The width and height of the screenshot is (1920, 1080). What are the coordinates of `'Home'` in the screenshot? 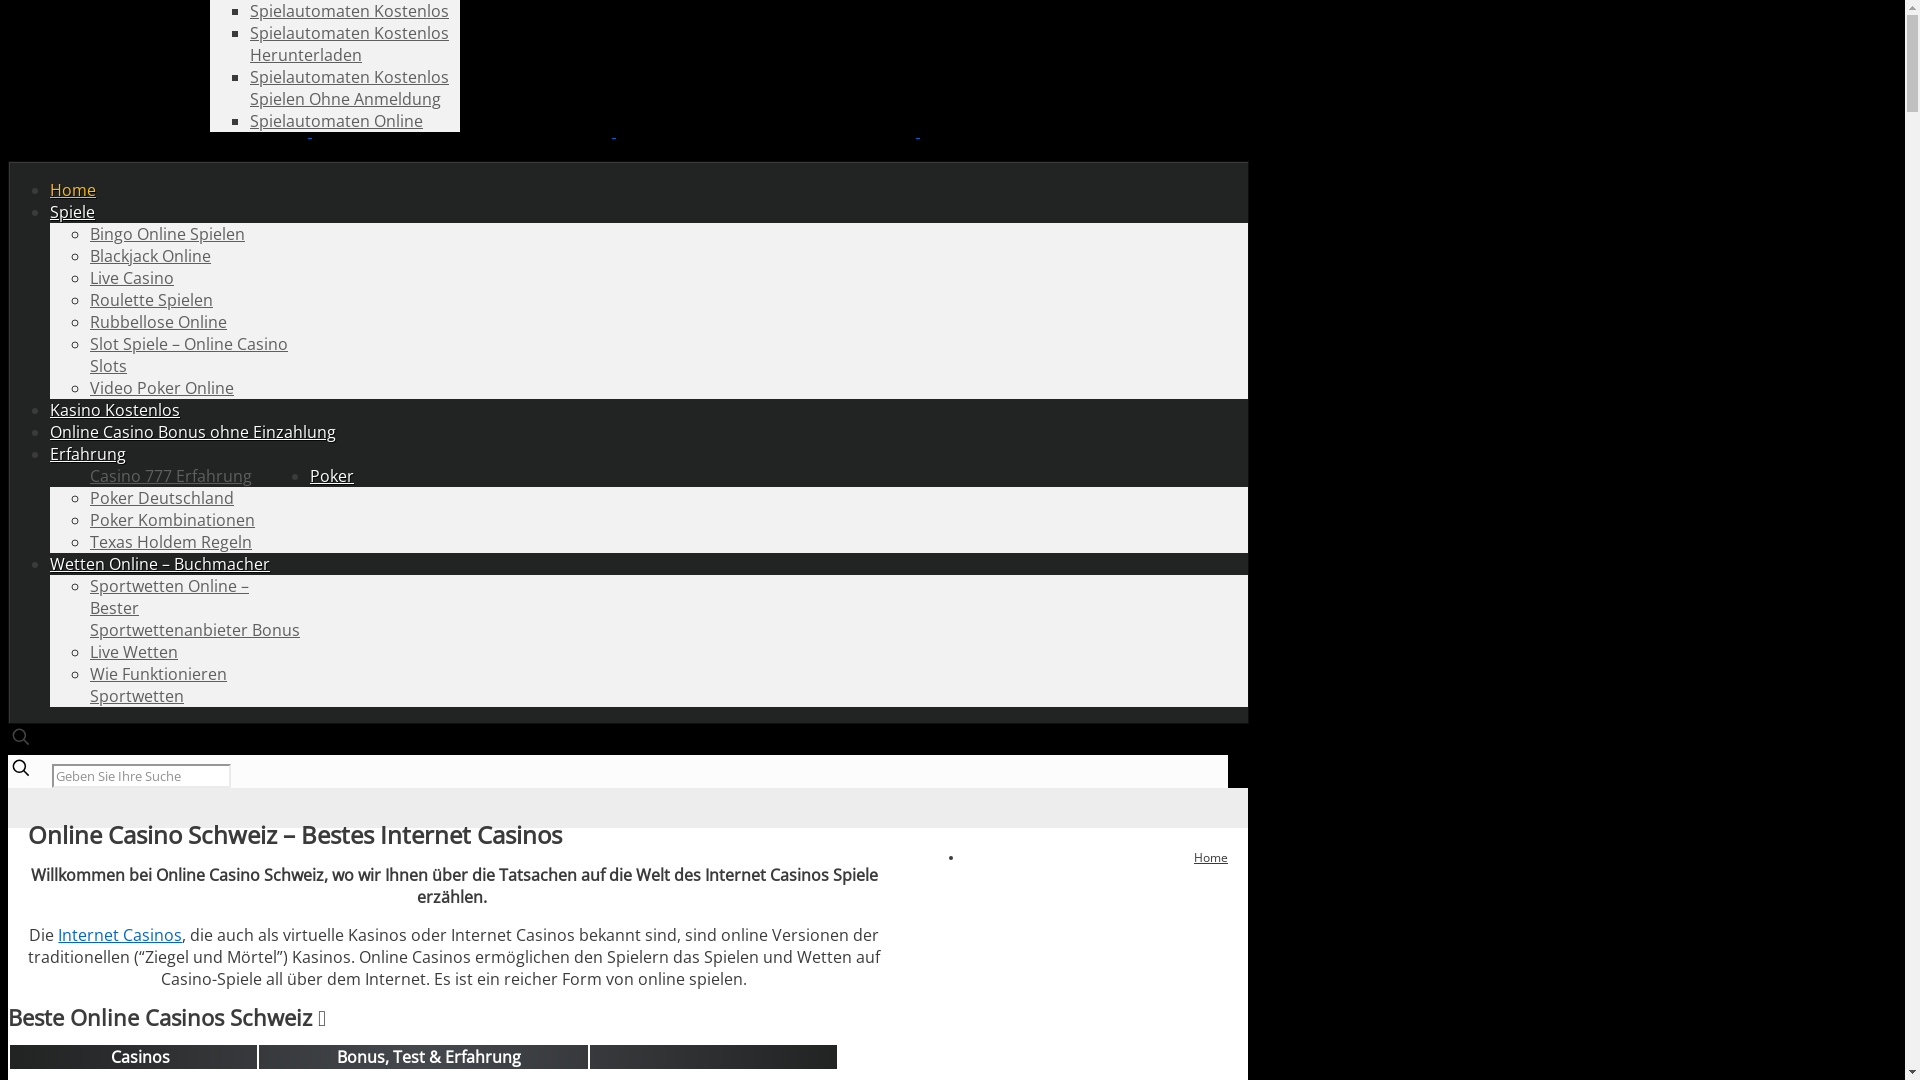 It's located at (1209, 856).